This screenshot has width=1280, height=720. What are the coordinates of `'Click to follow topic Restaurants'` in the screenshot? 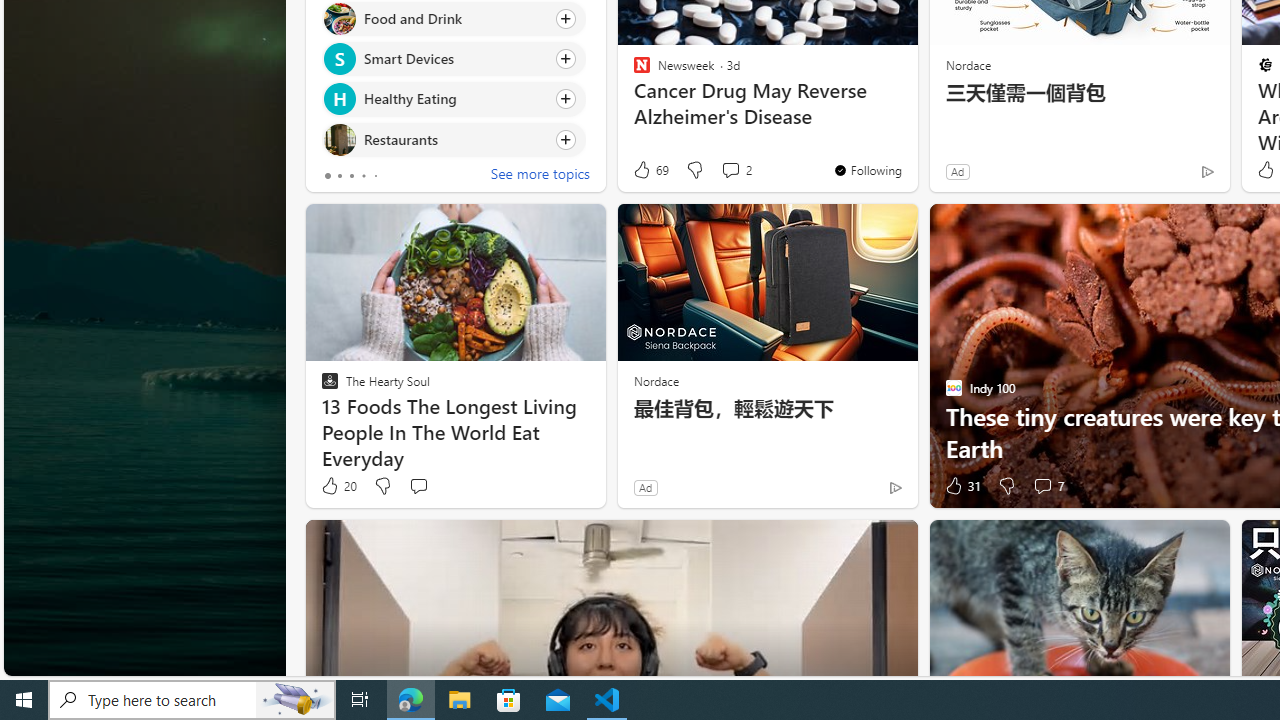 It's located at (452, 138).